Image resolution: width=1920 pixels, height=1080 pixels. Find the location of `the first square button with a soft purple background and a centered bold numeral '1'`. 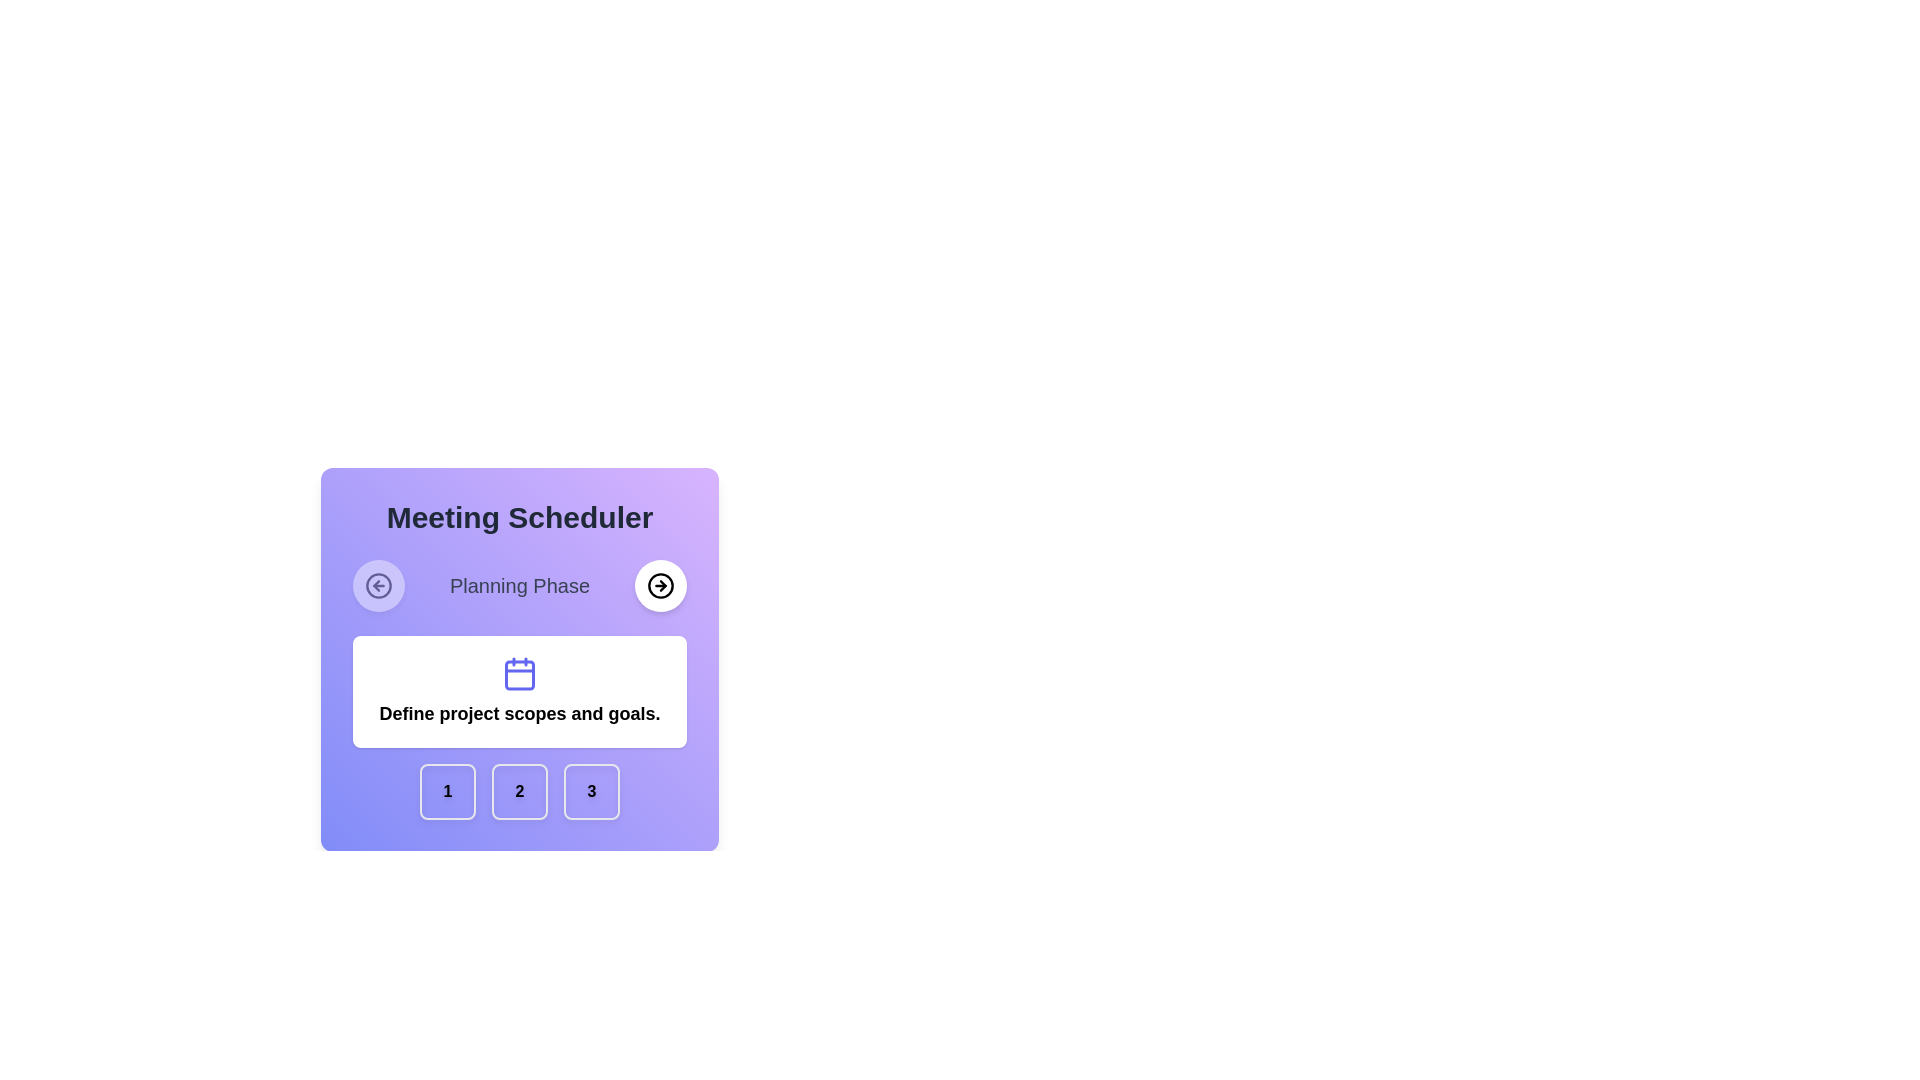

the first square button with a soft purple background and a centered bold numeral '1' is located at coordinates (446, 790).